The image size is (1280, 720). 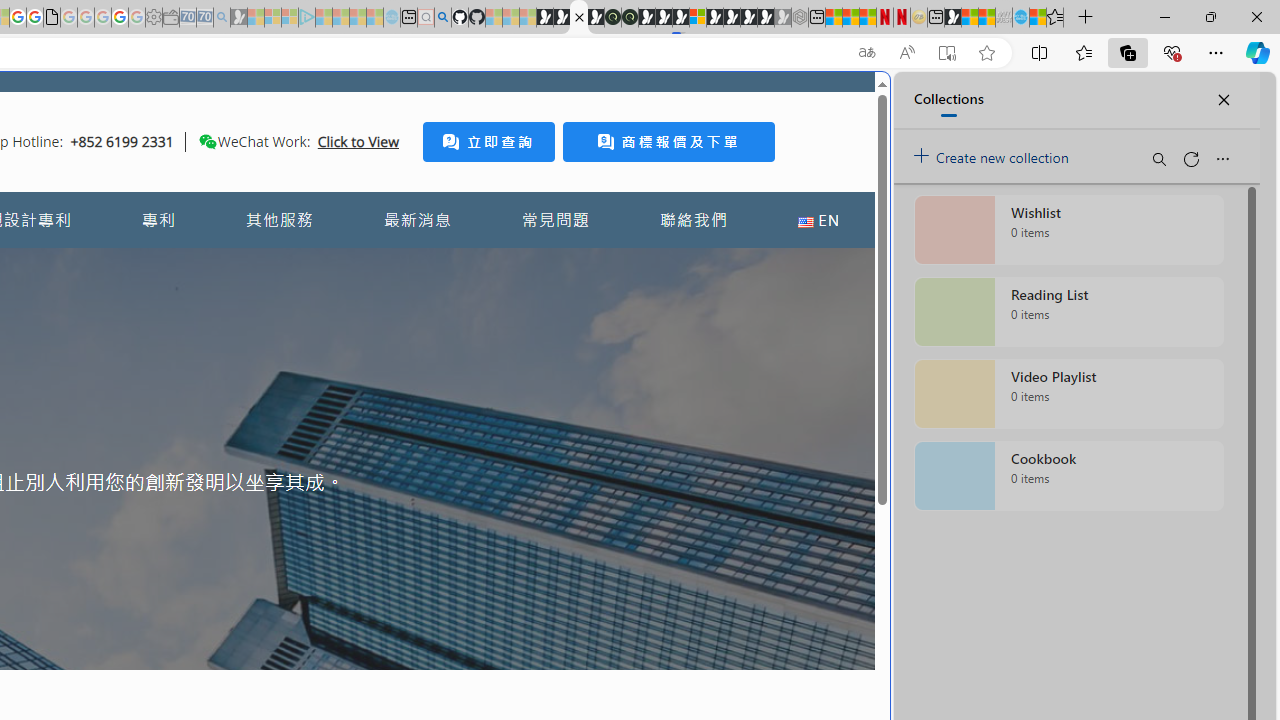 I want to click on 'Settings - Sleeping', so click(x=153, y=17).